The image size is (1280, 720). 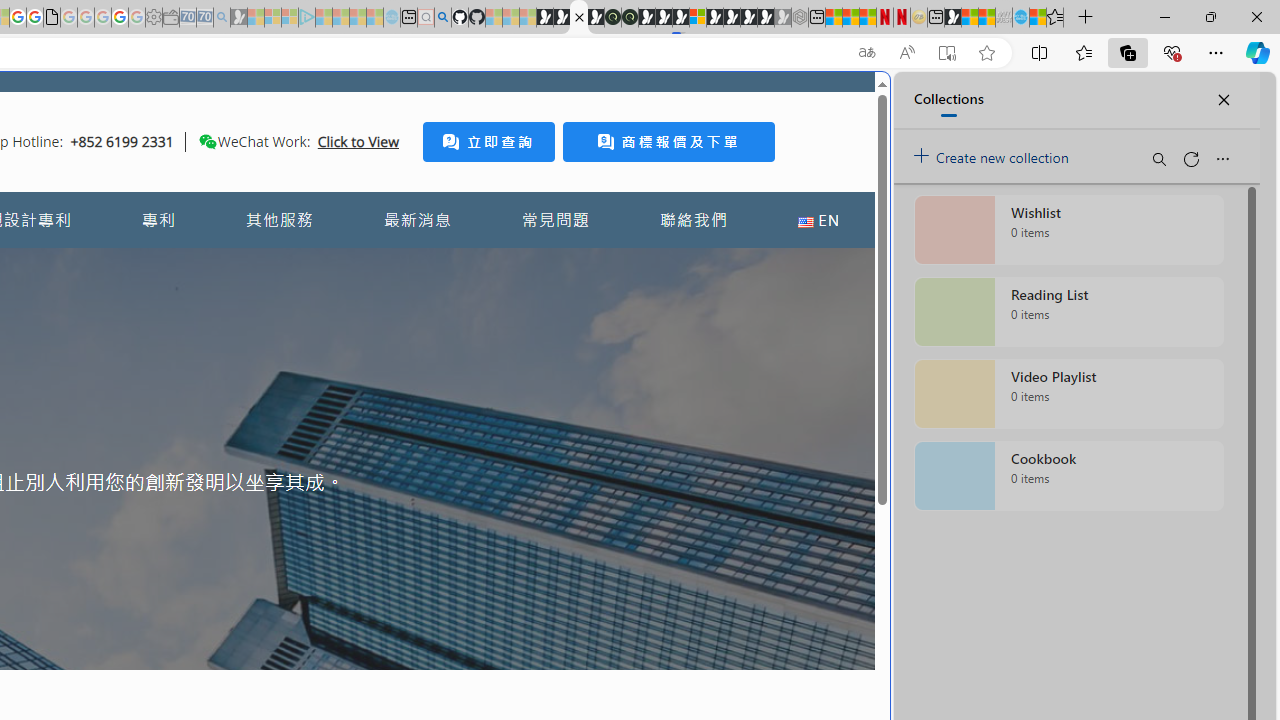 I want to click on 'Settings - Sleeping', so click(x=153, y=17).